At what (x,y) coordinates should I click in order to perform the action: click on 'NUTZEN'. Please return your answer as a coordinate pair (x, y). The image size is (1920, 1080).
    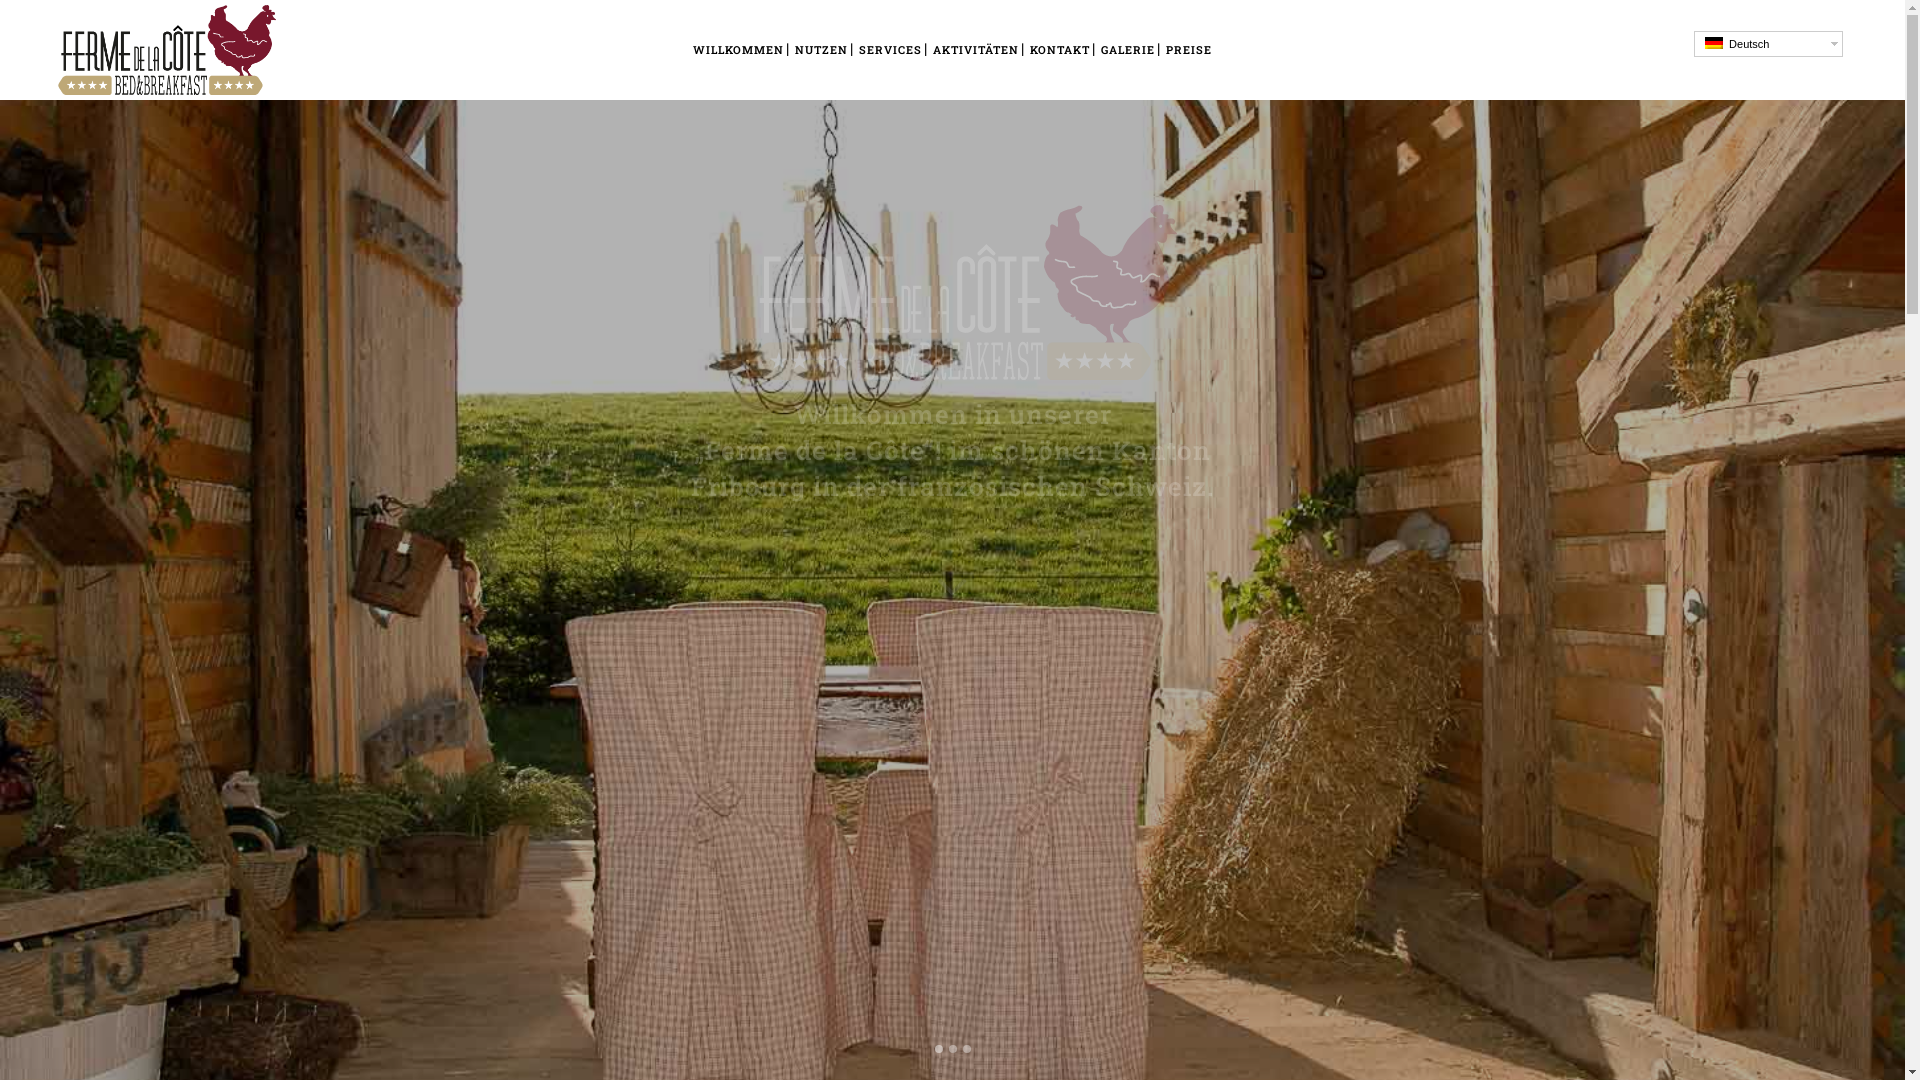
    Looking at the image, I should click on (821, 49).